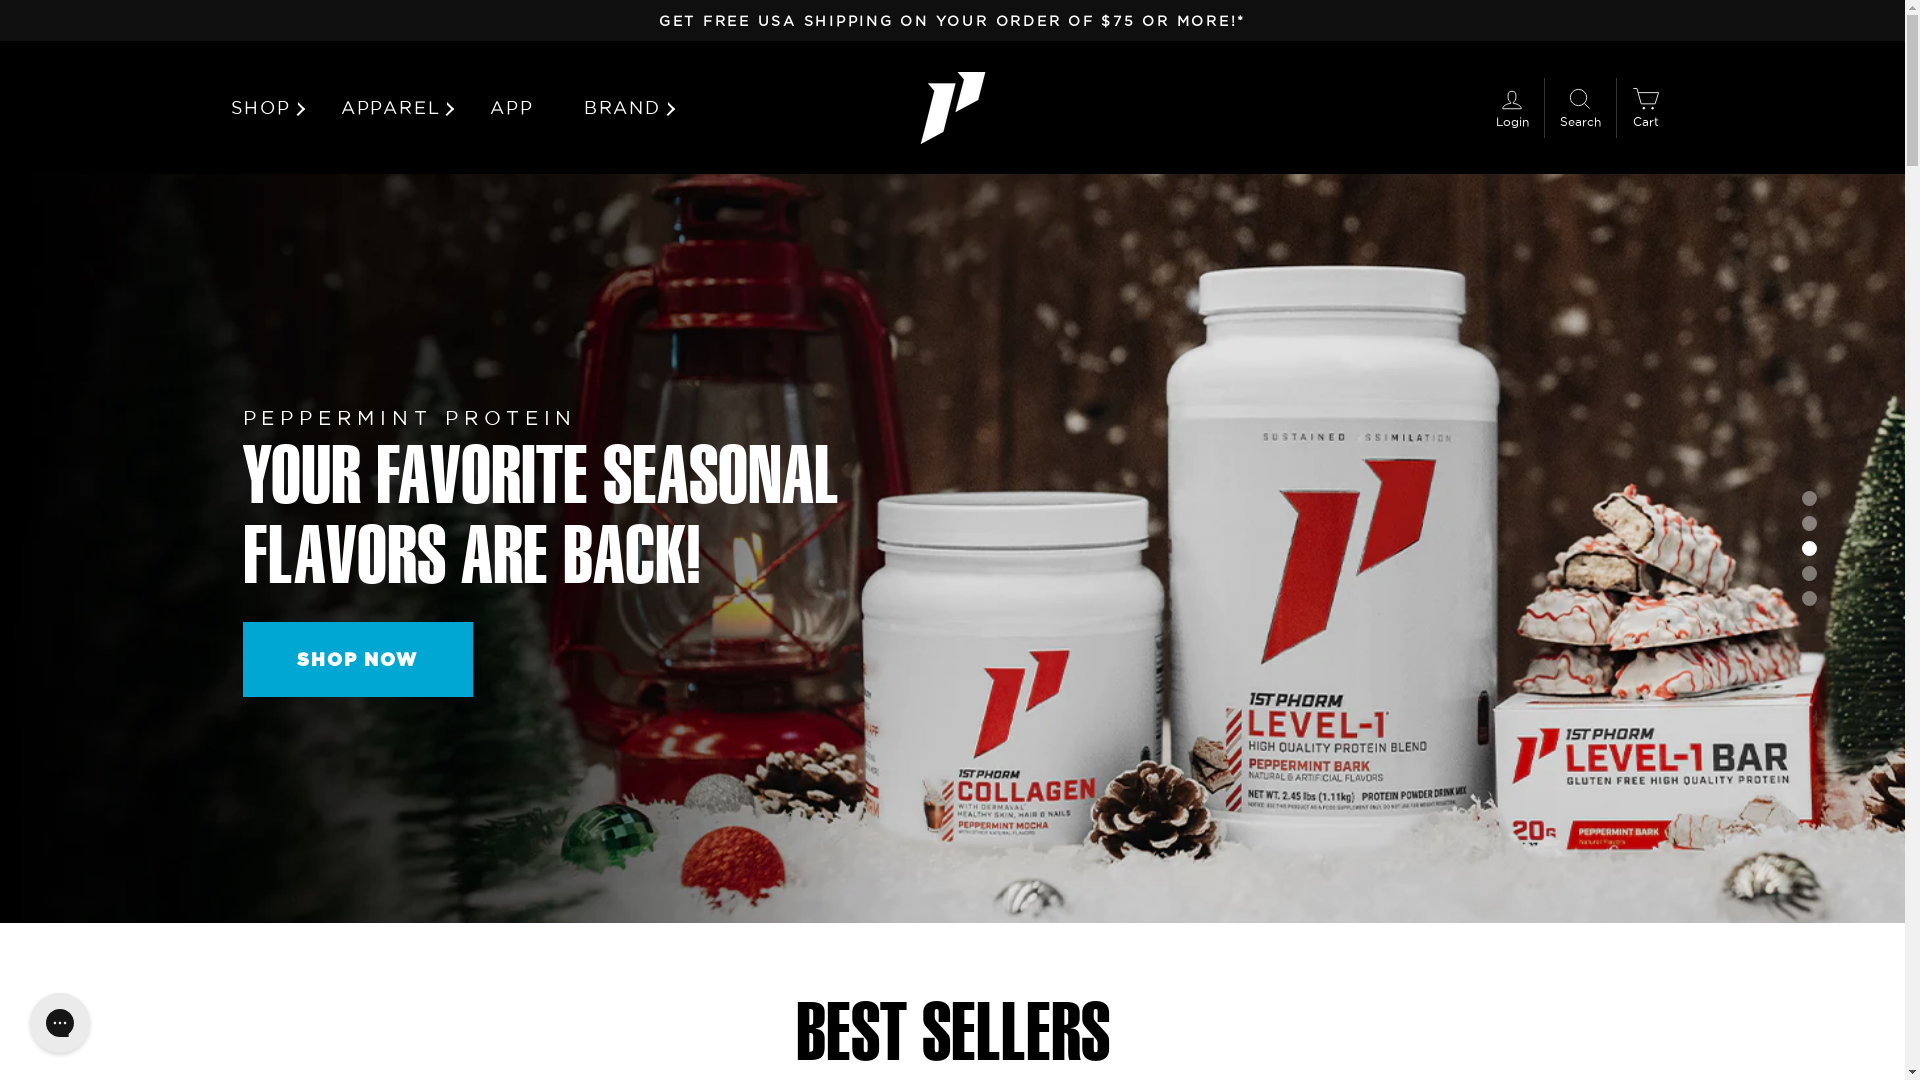  What do you see at coordinates (1543, 108) in the screenshot?
I see `'SEARCH` at bounding box center [1543, 108].